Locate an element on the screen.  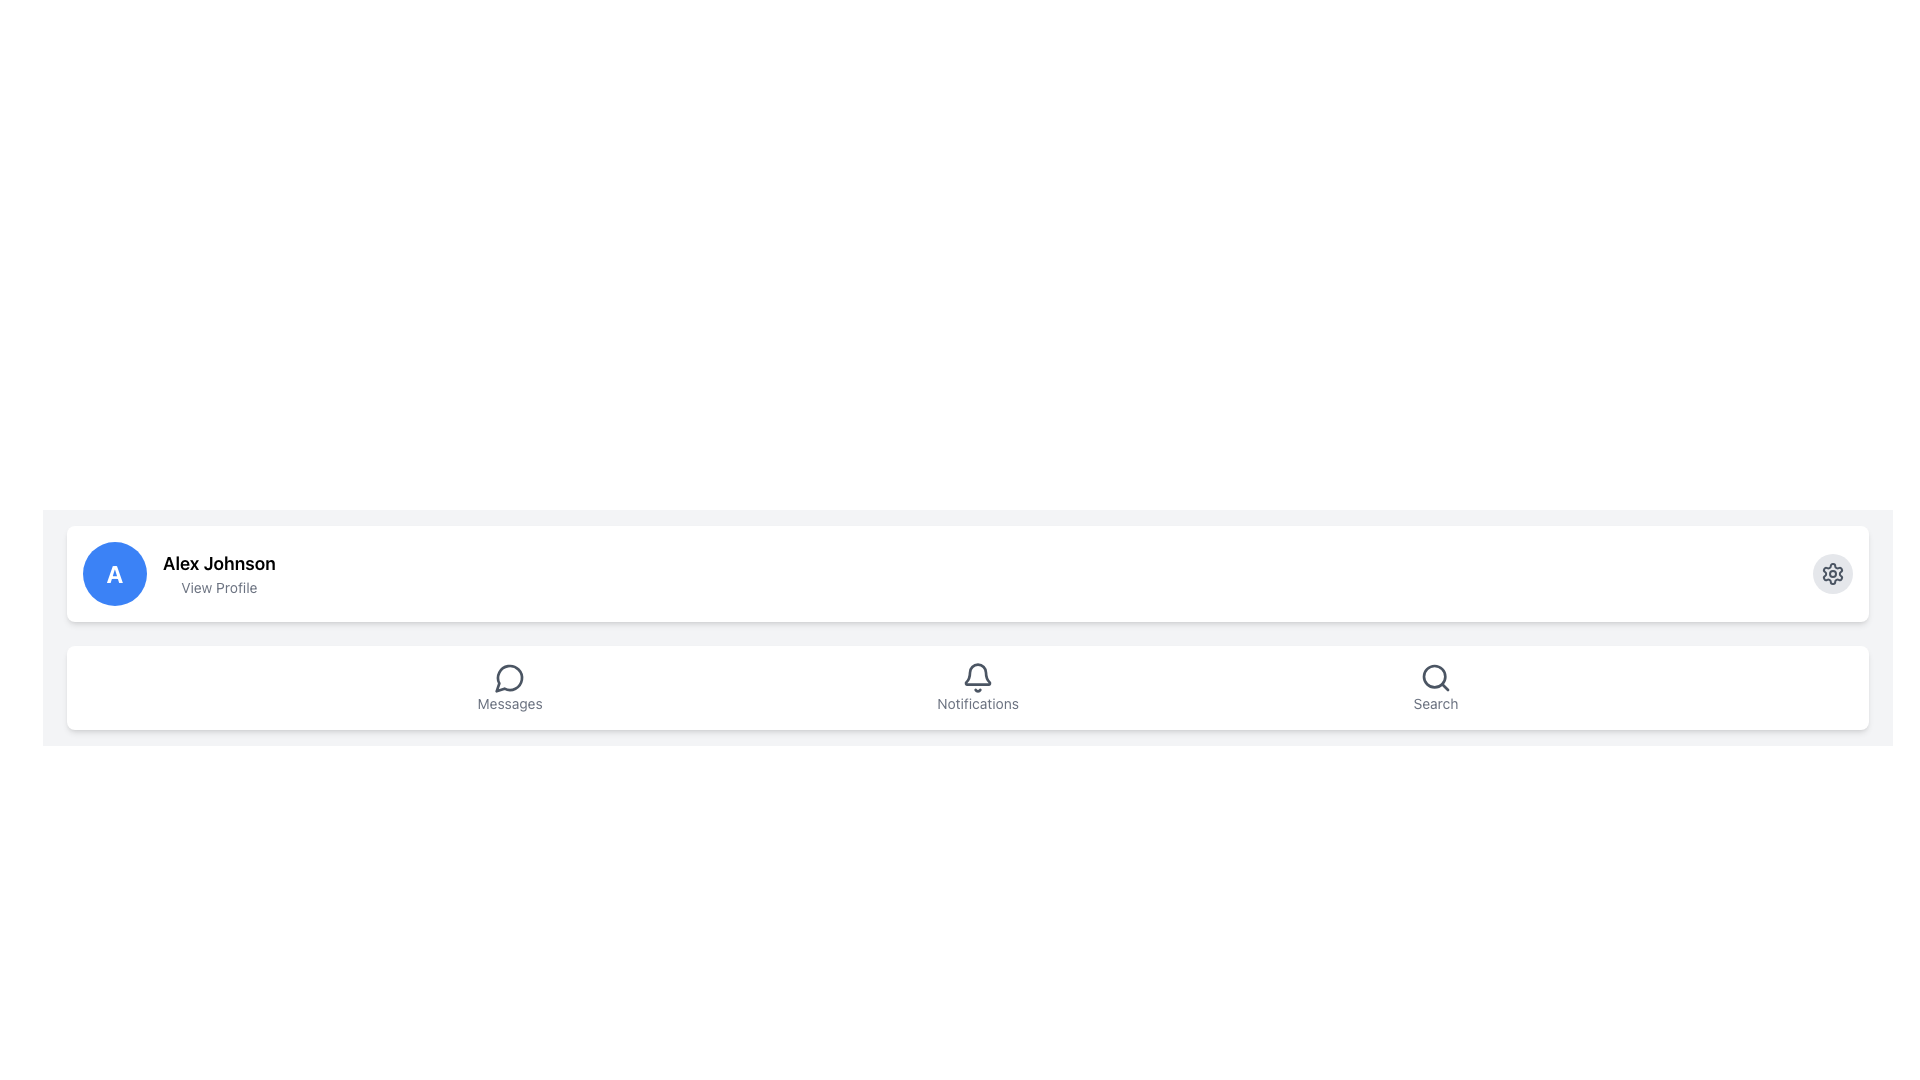
the 'Messages' button, which features a speech bubble icon above the text 'Messages' is located at coordinates (510, 686).